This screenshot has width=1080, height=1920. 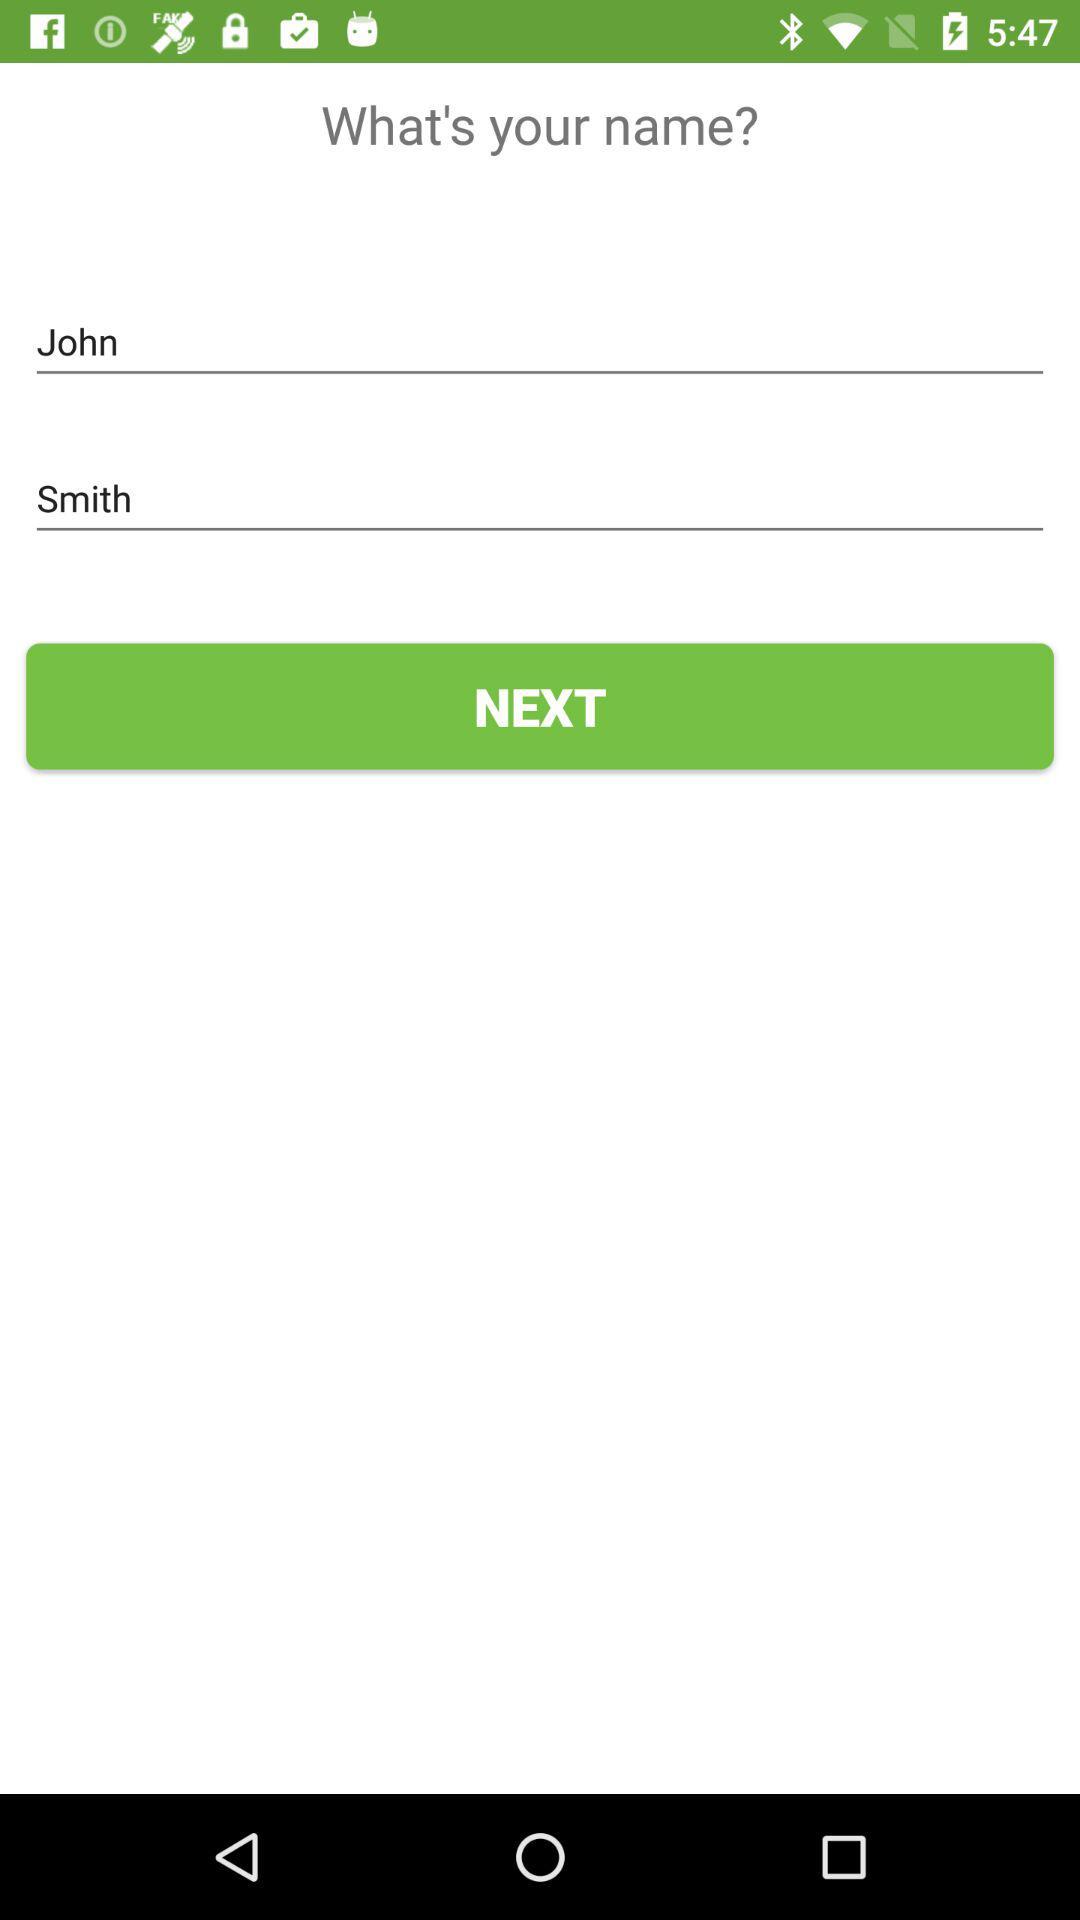 What do you see at coordinates (540, 706) in the screenshot?
I see `next icon` at bounding box center [540, 706].